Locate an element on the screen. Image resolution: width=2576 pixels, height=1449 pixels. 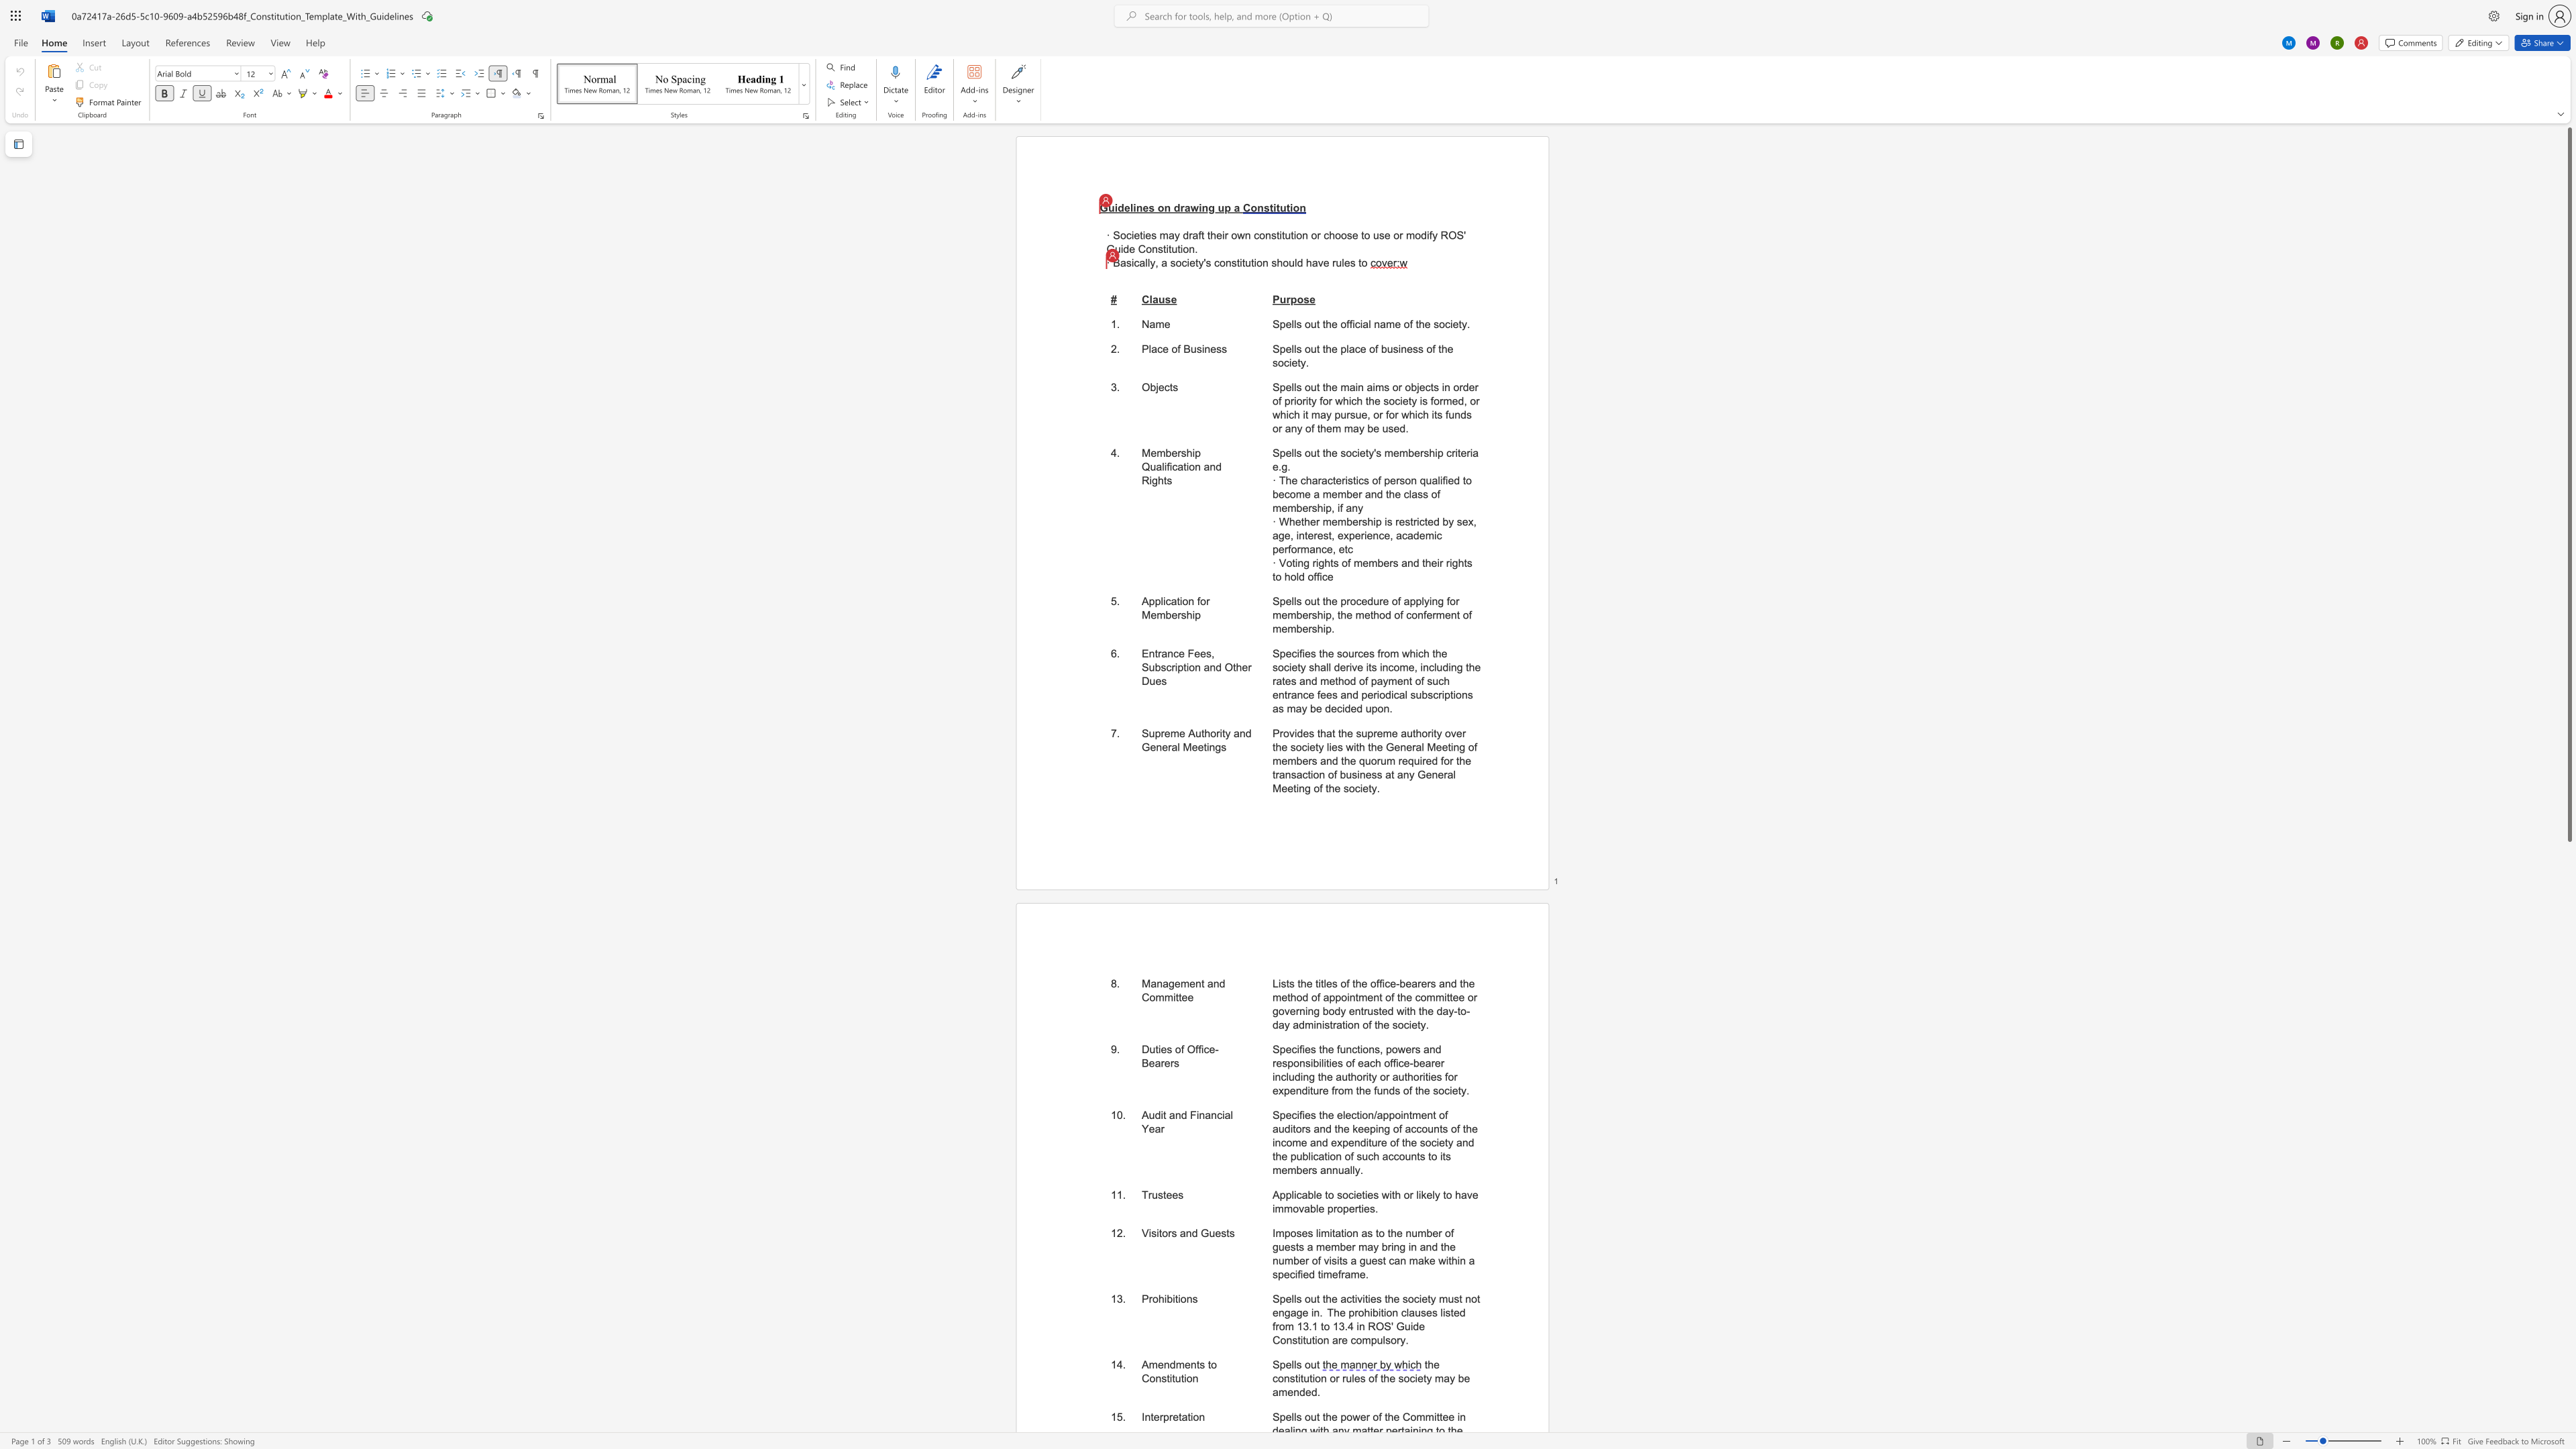
the subset text "es" within the text "Place of Business" is located at coordinates (1210, 349).